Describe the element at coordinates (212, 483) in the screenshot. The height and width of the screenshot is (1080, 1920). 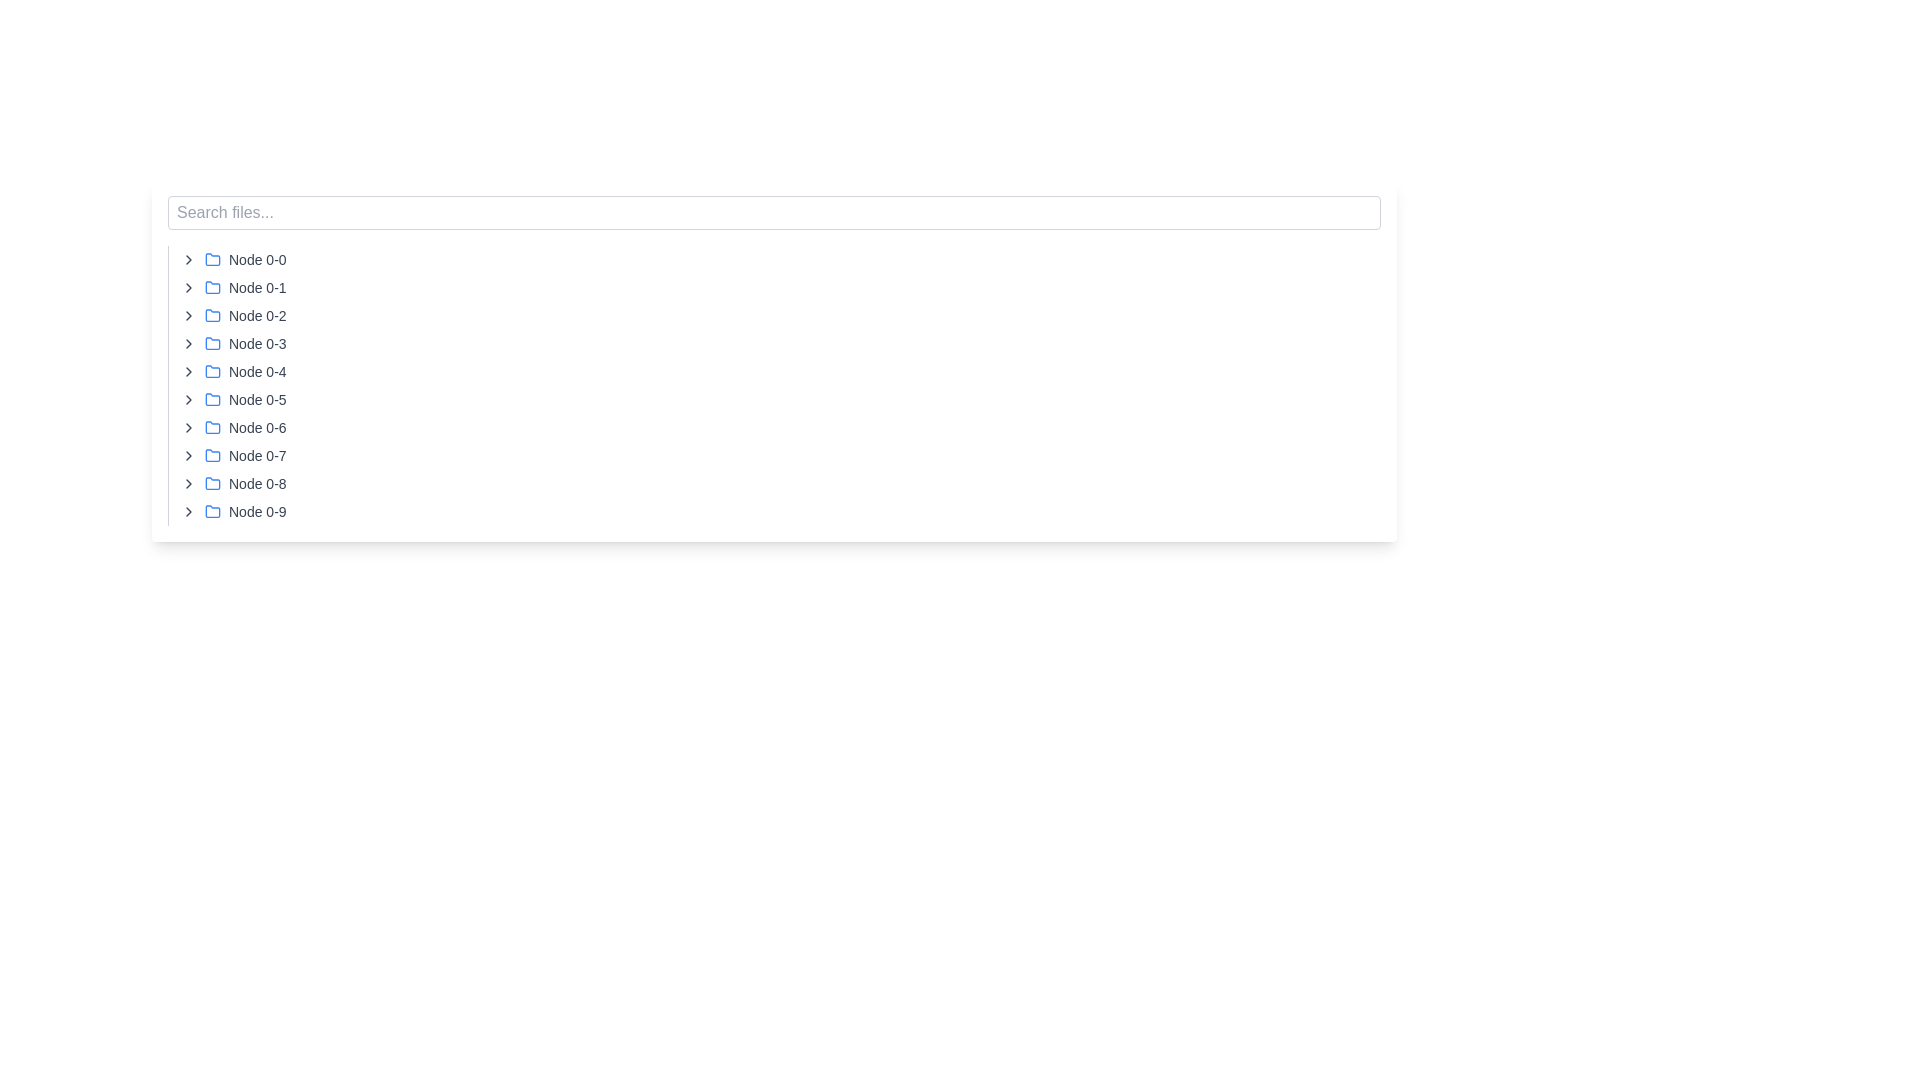
I see `the highlighted folder icon representing 'Node 0-8'` at that location.